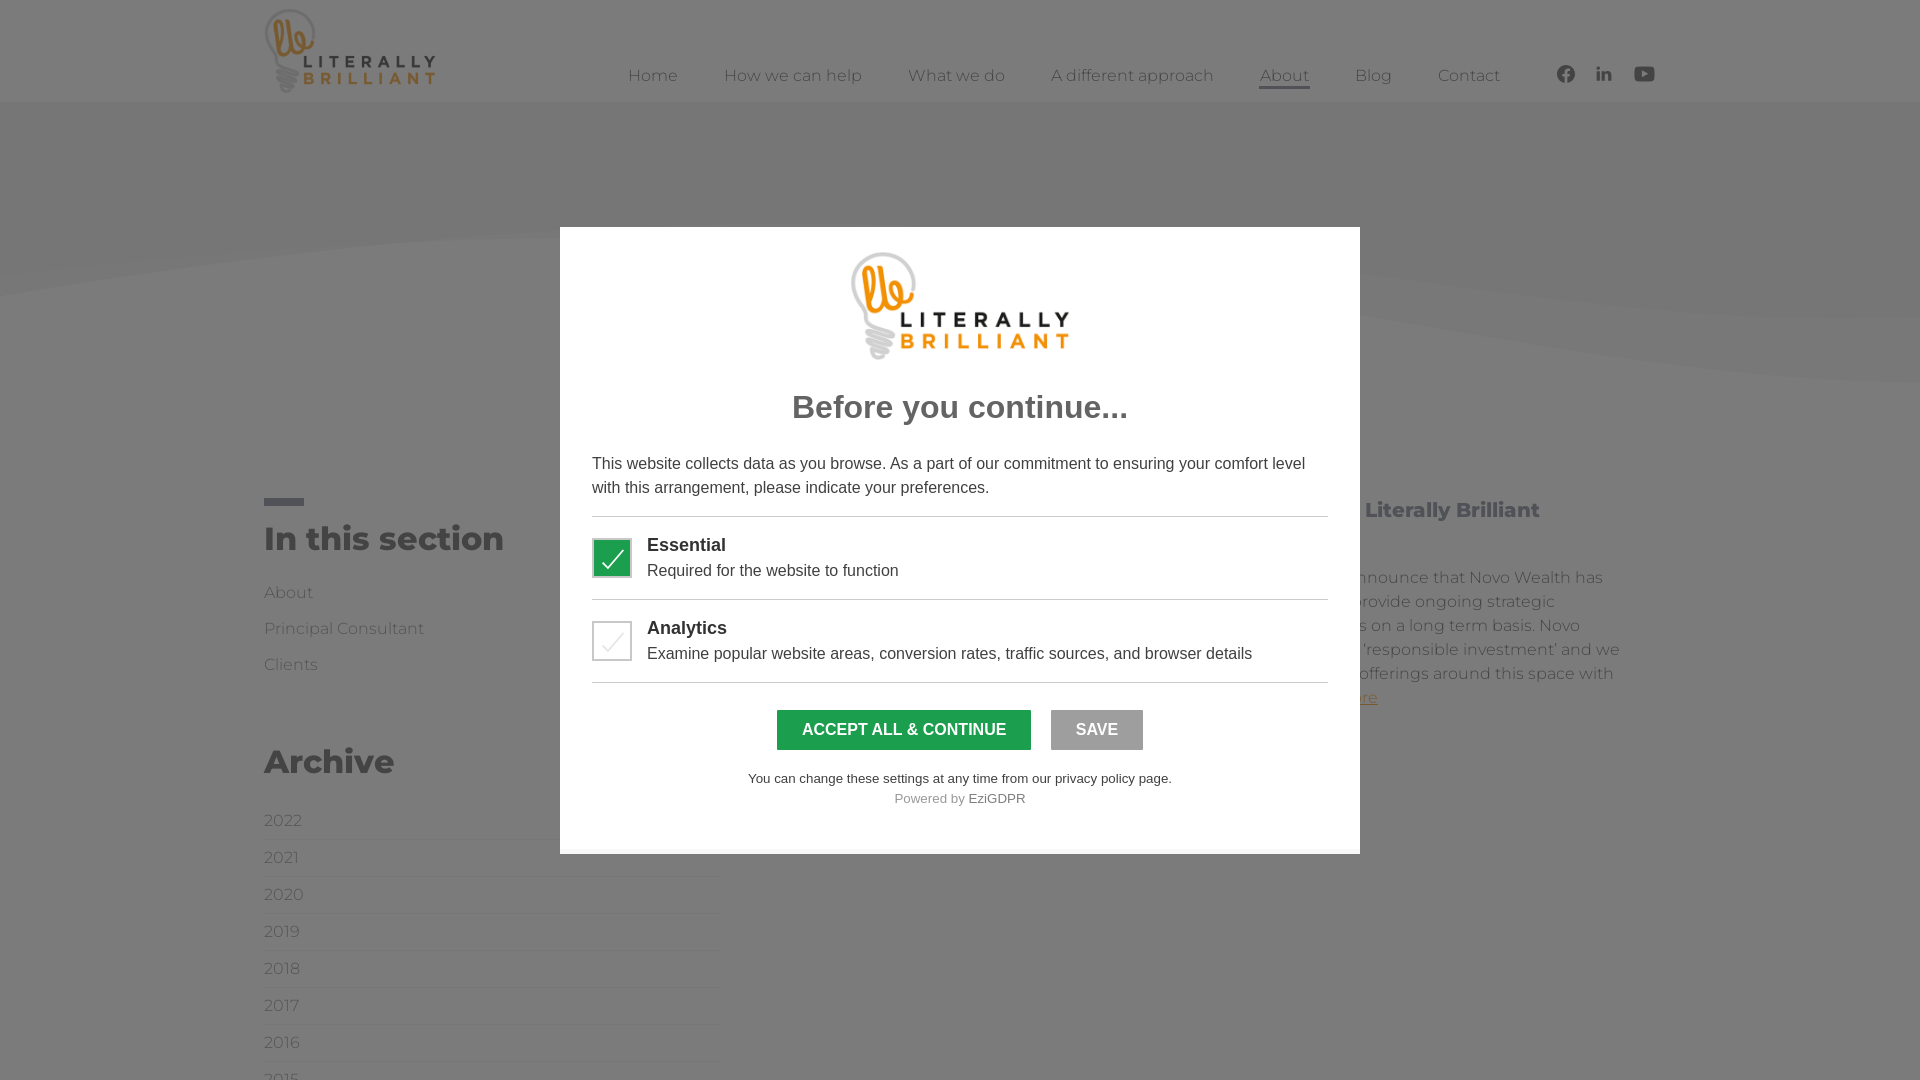  Describe the element at coordinates (955, 75) in the screenshot. I see `'What we do'` at that location.